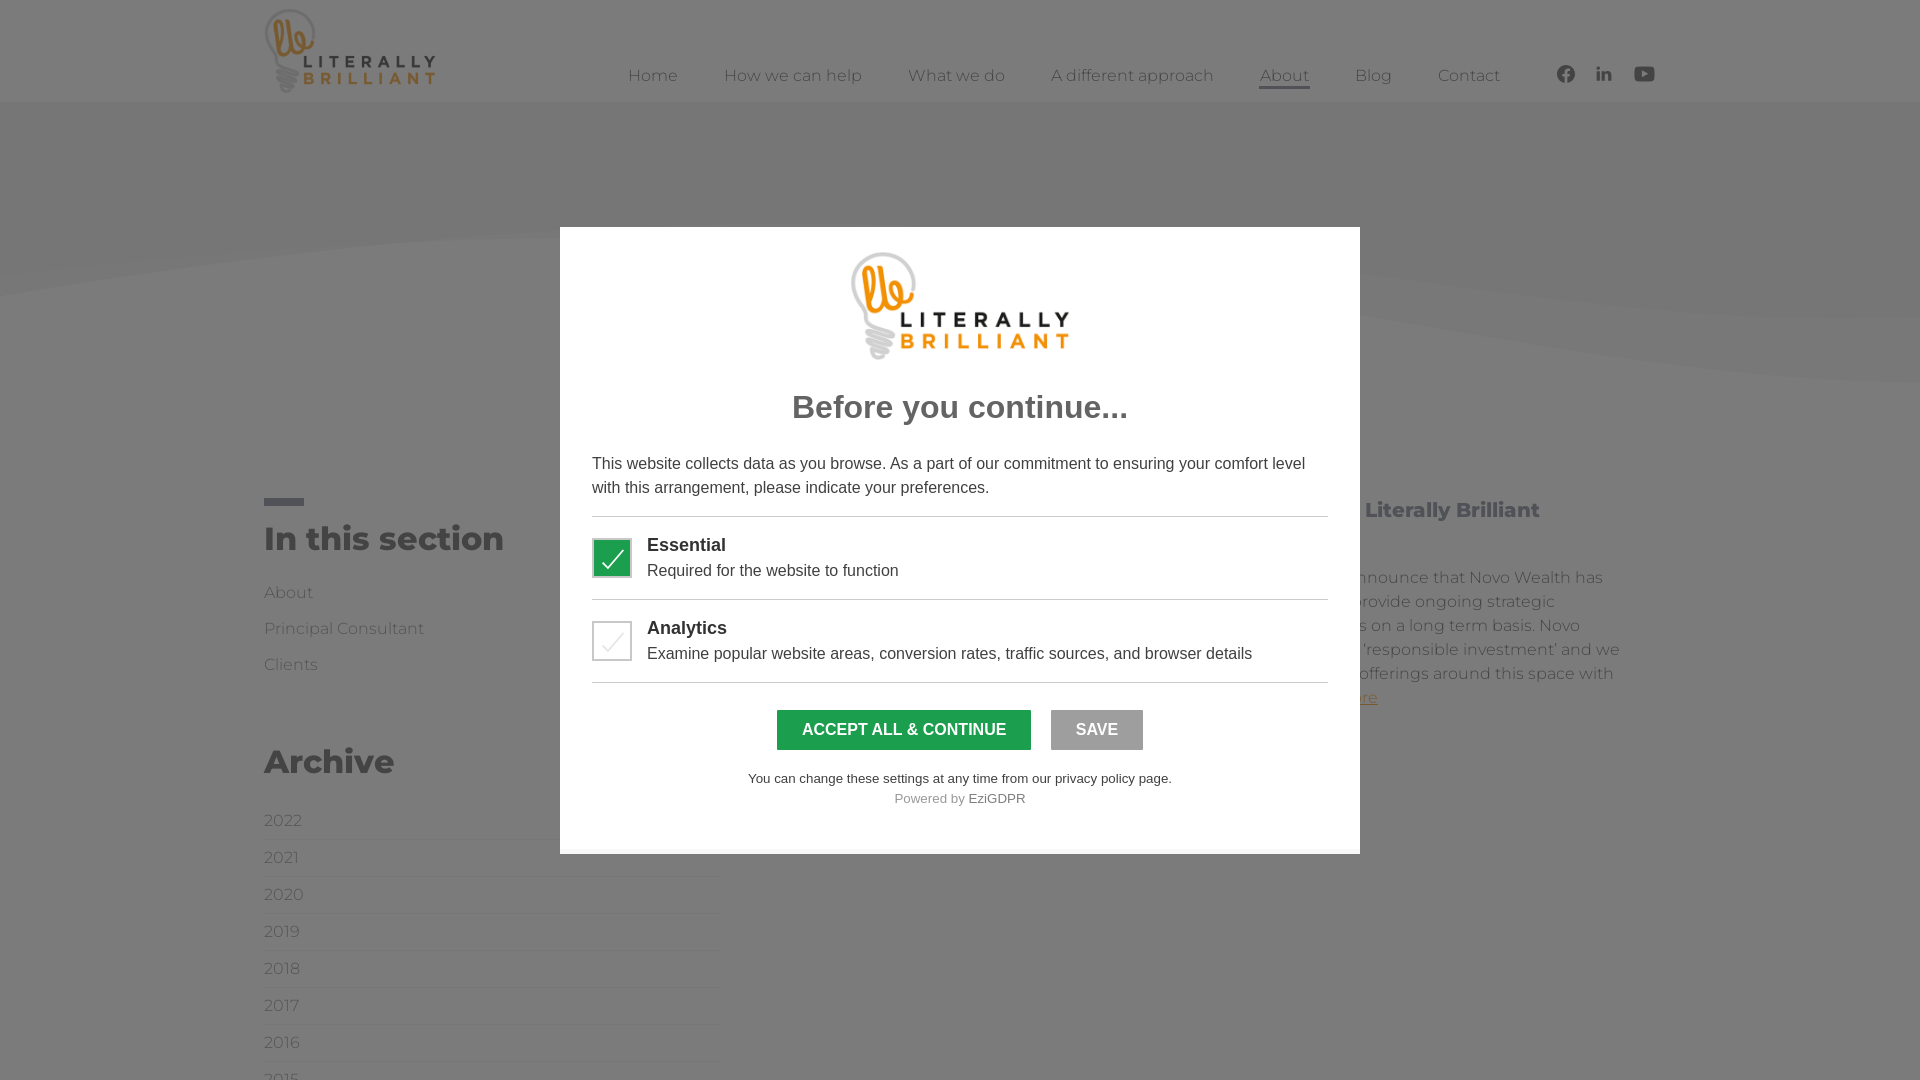  Describe the element at coordinates (955, 75) in the screenshot. I see `'What we do'` at that location.